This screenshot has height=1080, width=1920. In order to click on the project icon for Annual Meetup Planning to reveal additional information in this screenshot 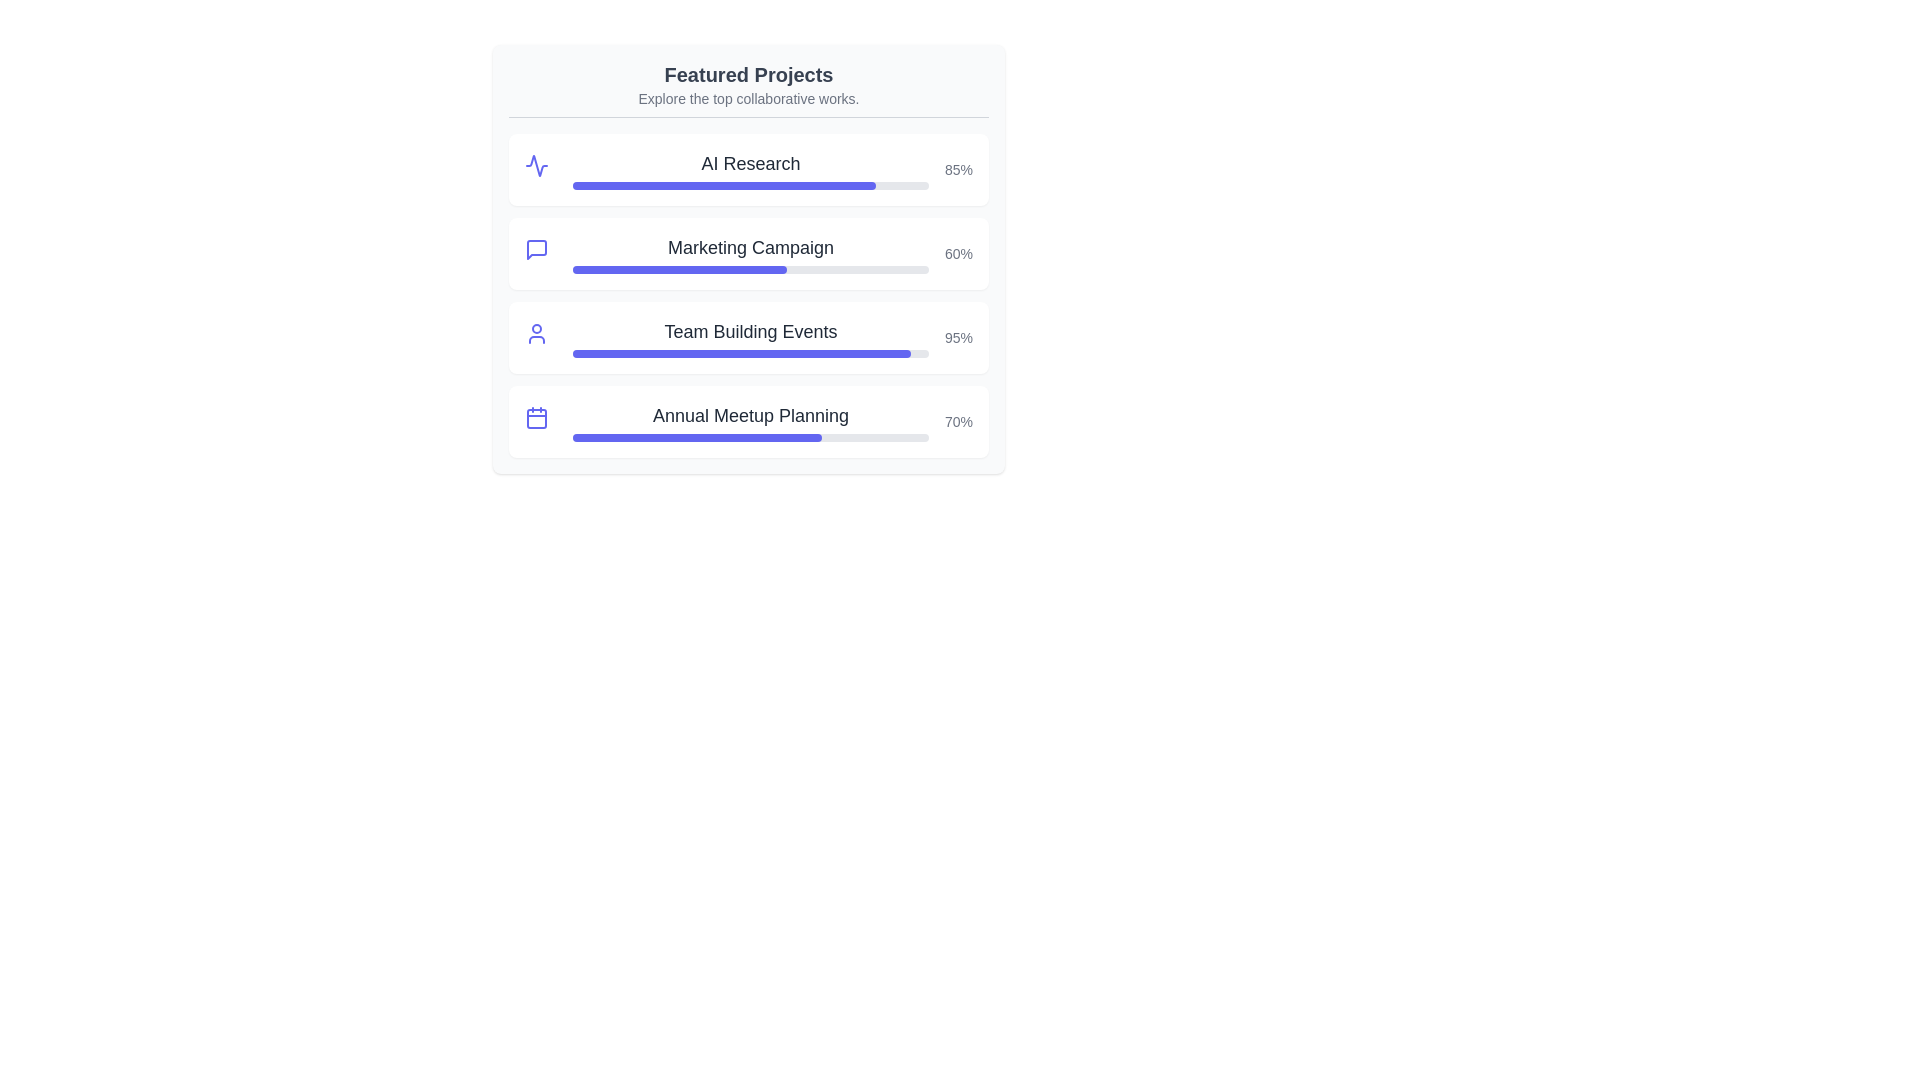, I will do `click(541, 420)`.